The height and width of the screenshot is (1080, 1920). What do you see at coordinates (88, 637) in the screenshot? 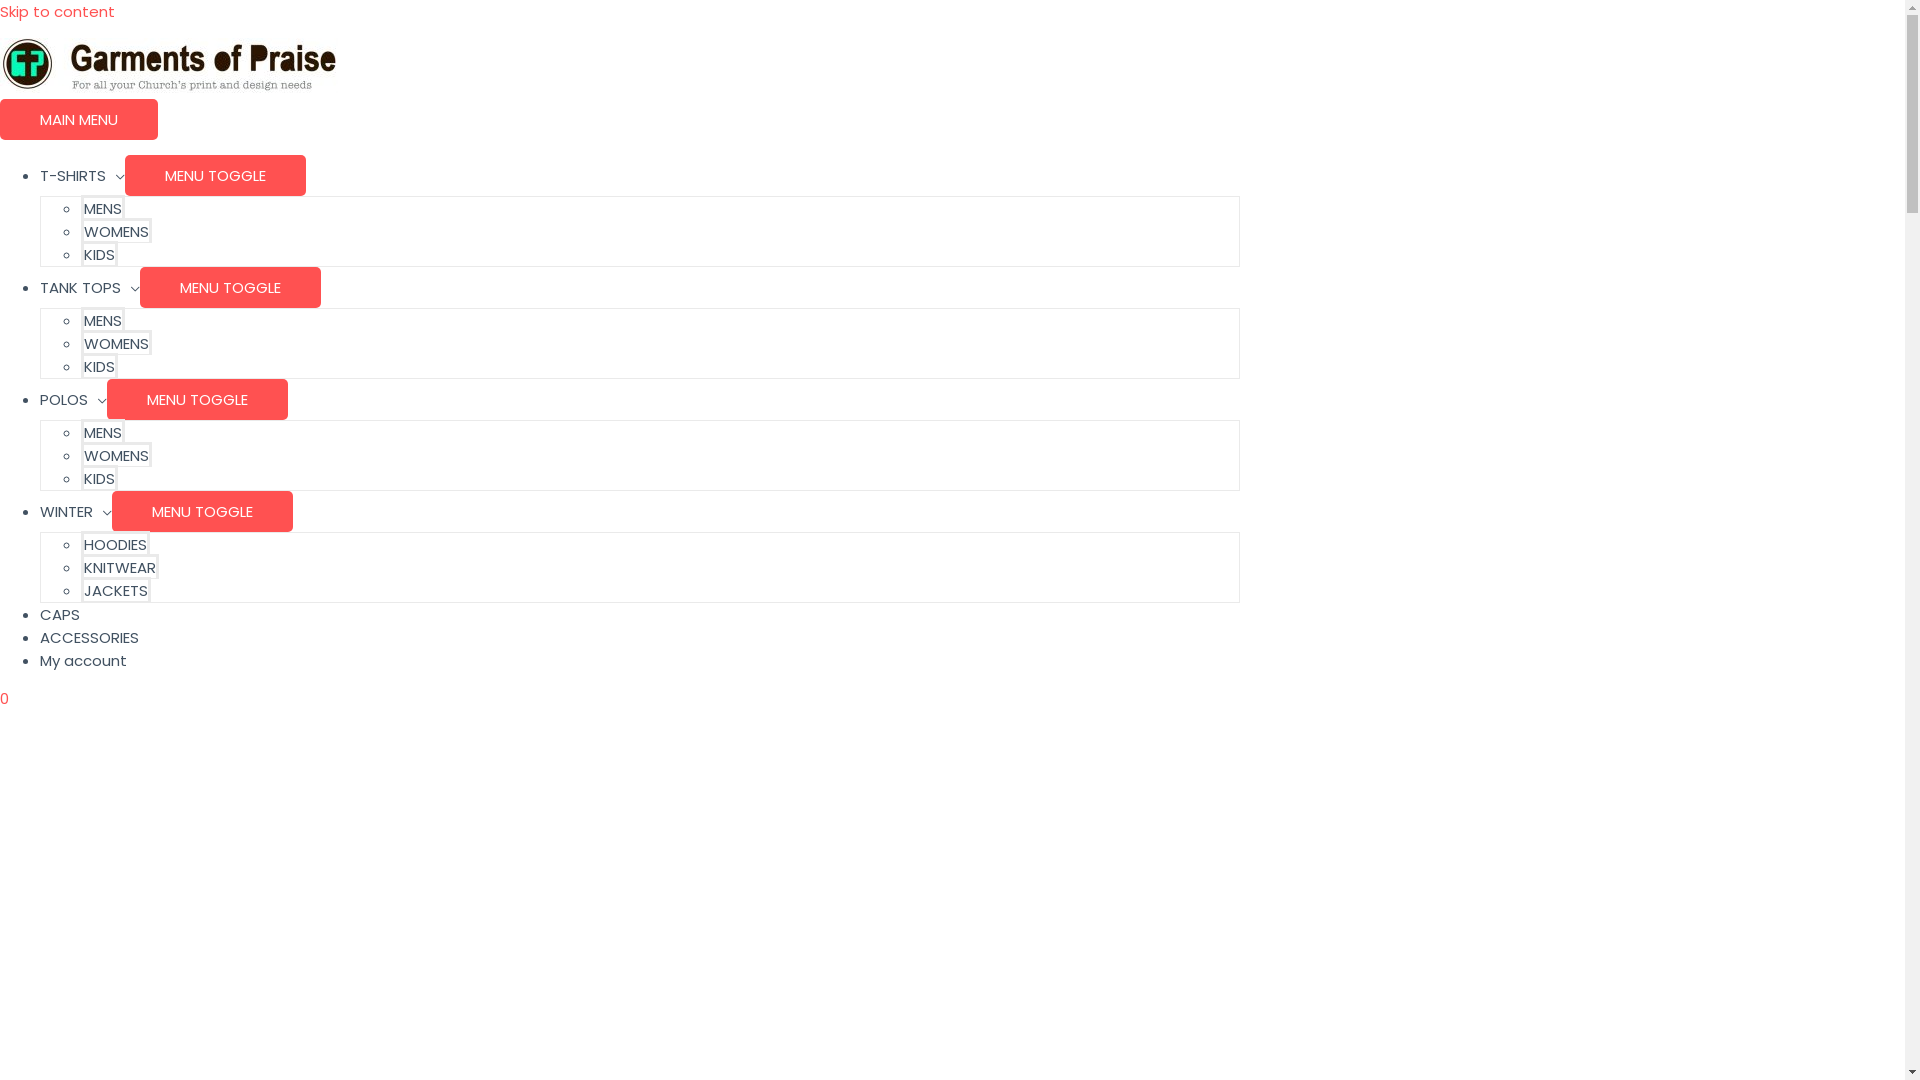
I see `'ACCESSORIES'` at bounding box center [88, 637].